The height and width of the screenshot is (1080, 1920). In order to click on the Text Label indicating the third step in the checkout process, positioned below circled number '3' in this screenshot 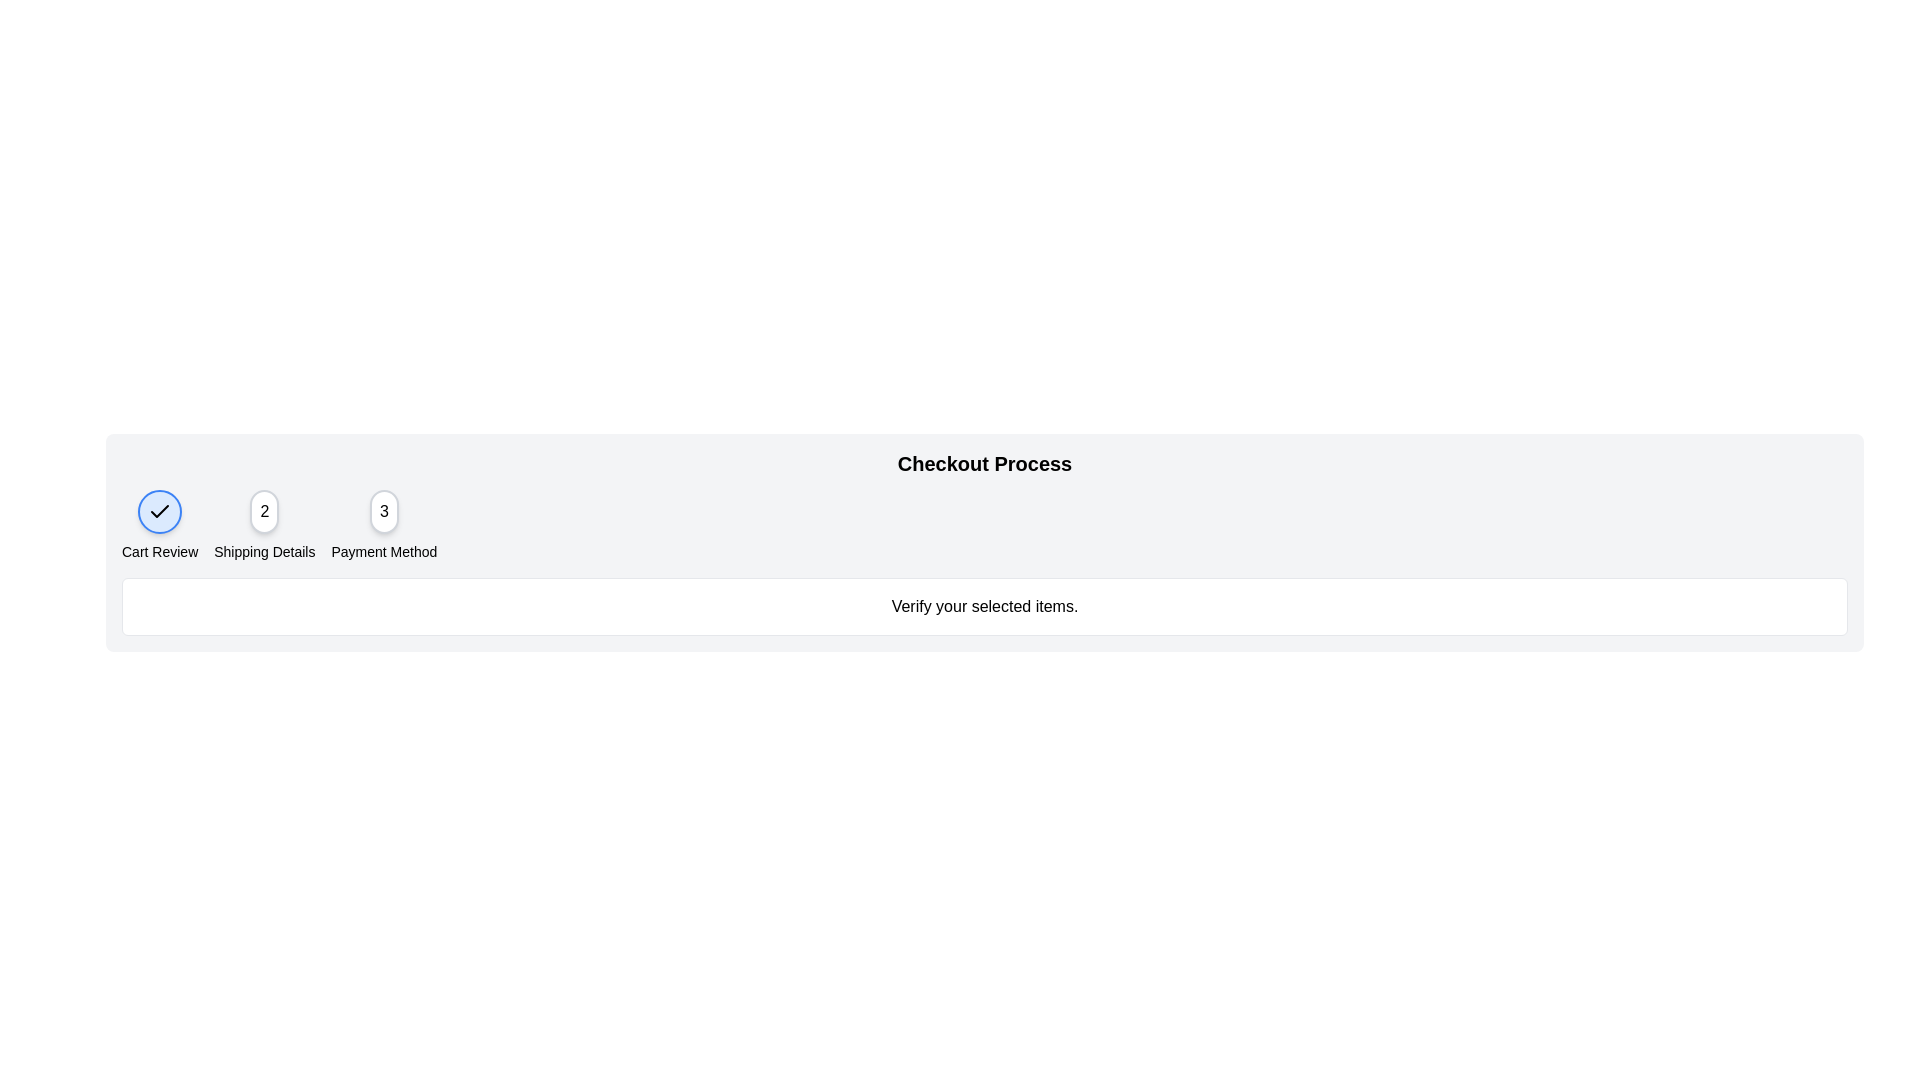, I will do `click(384, 551)`.